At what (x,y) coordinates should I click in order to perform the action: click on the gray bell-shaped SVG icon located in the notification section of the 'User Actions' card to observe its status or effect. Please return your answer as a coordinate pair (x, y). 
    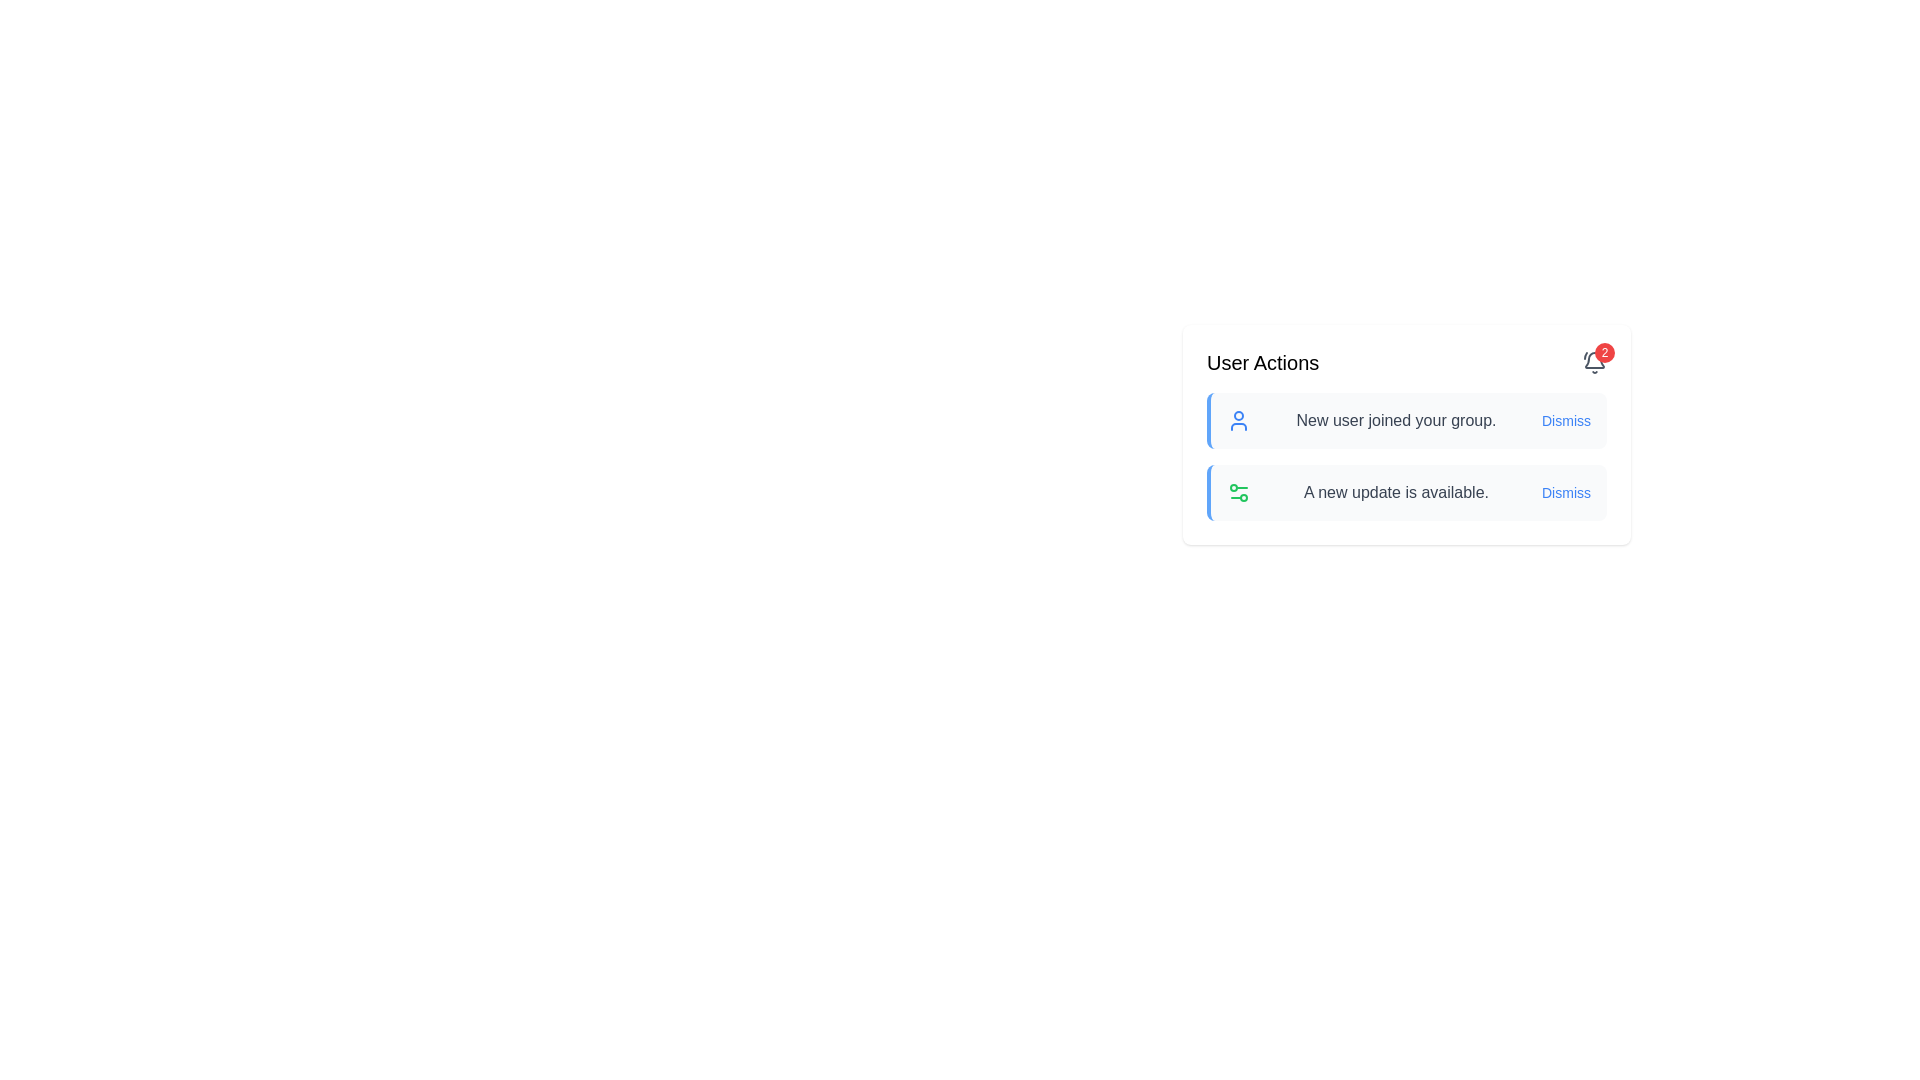
    Looking at the image, I should click on (1593, 360).